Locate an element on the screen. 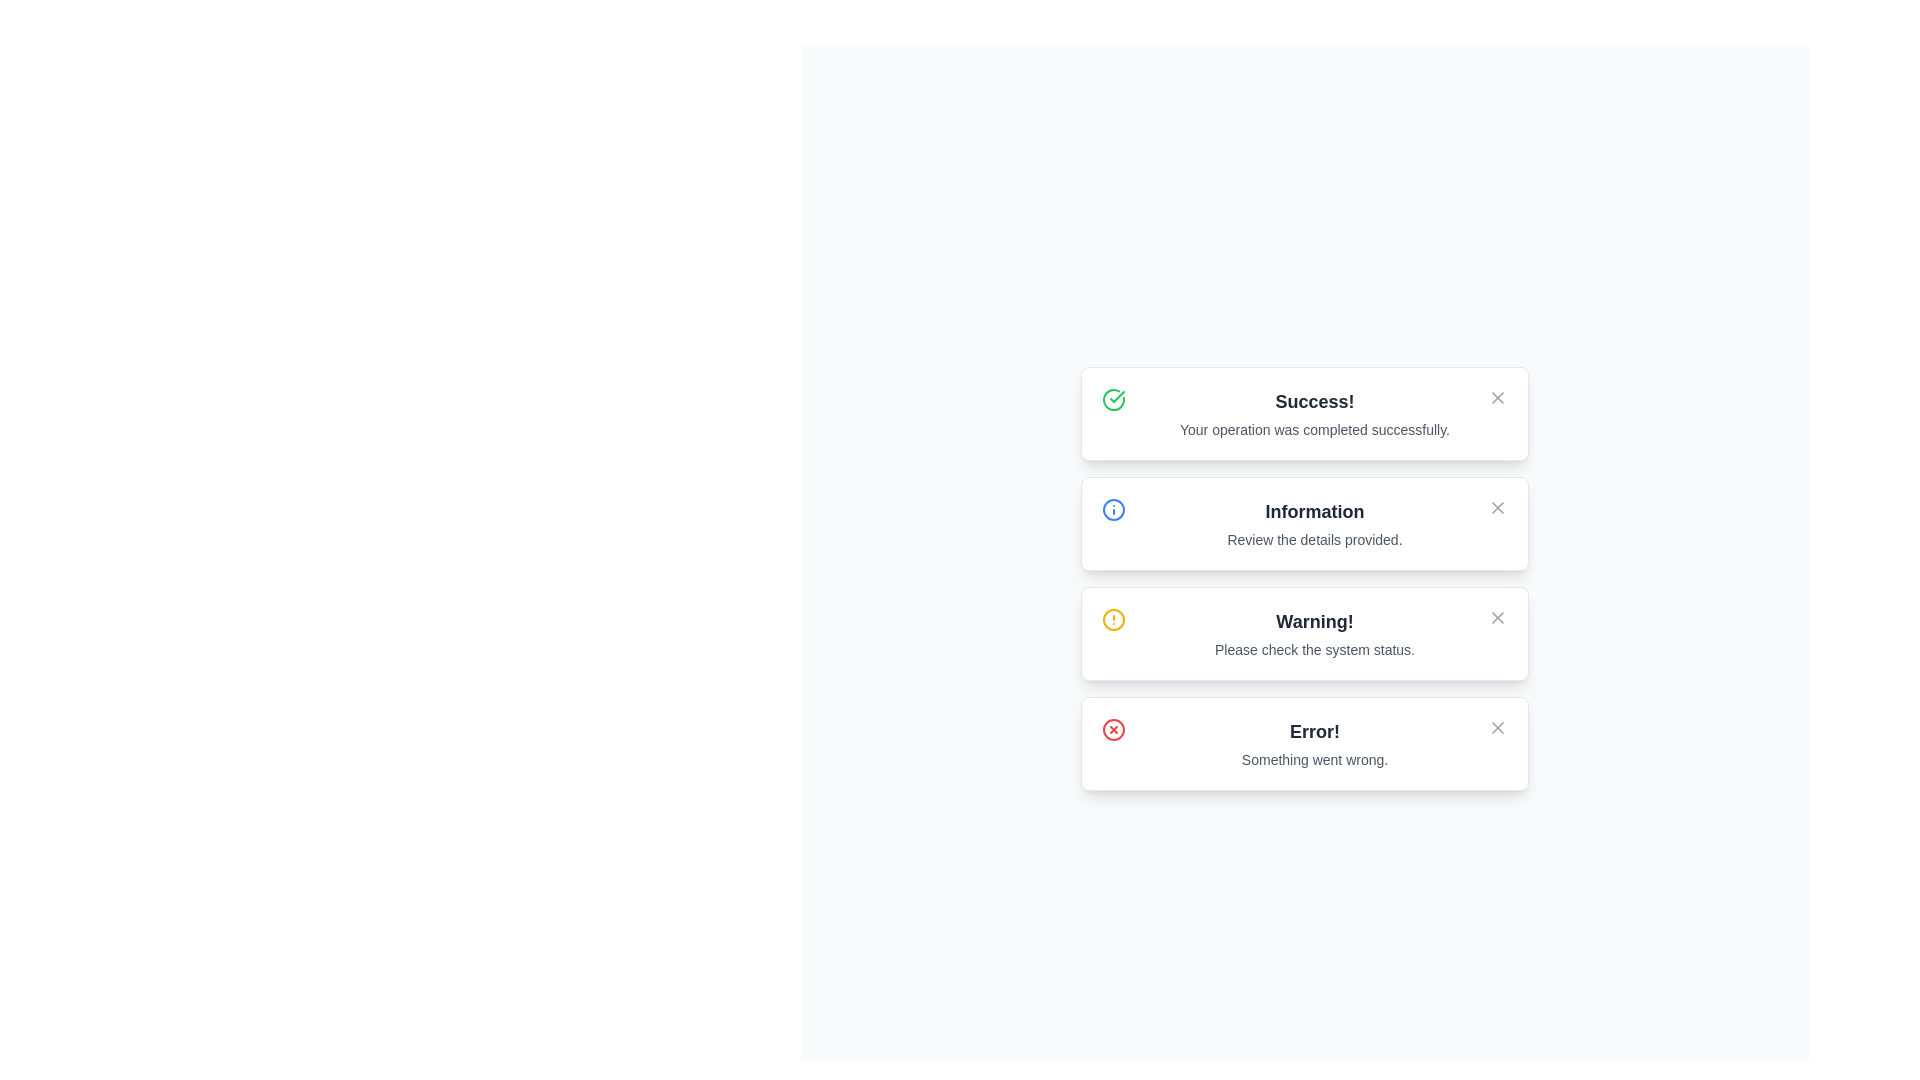 This screenshot has width=1920, height=1080. the Notification box containing the header 'Warning!' and the message 'Please check the system status.' is located at coordinates (1305, 585).